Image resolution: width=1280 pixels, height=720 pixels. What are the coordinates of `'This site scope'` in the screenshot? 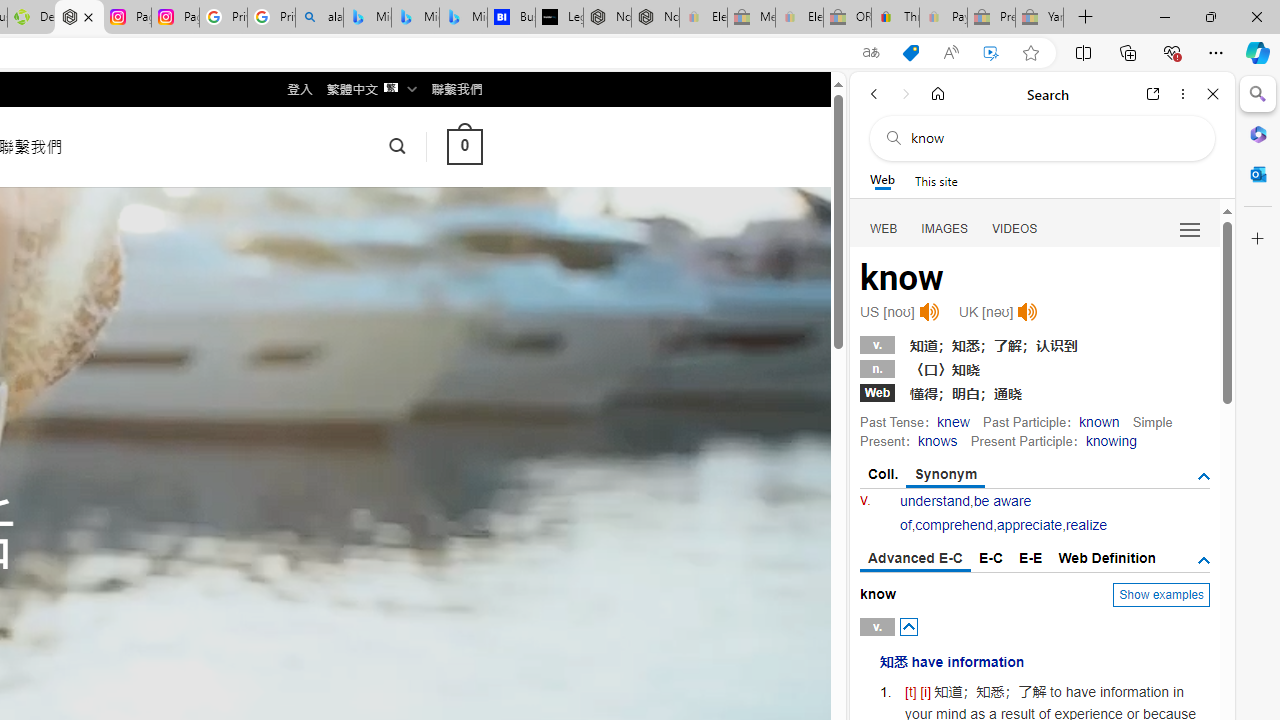 It's located at (935, 180).